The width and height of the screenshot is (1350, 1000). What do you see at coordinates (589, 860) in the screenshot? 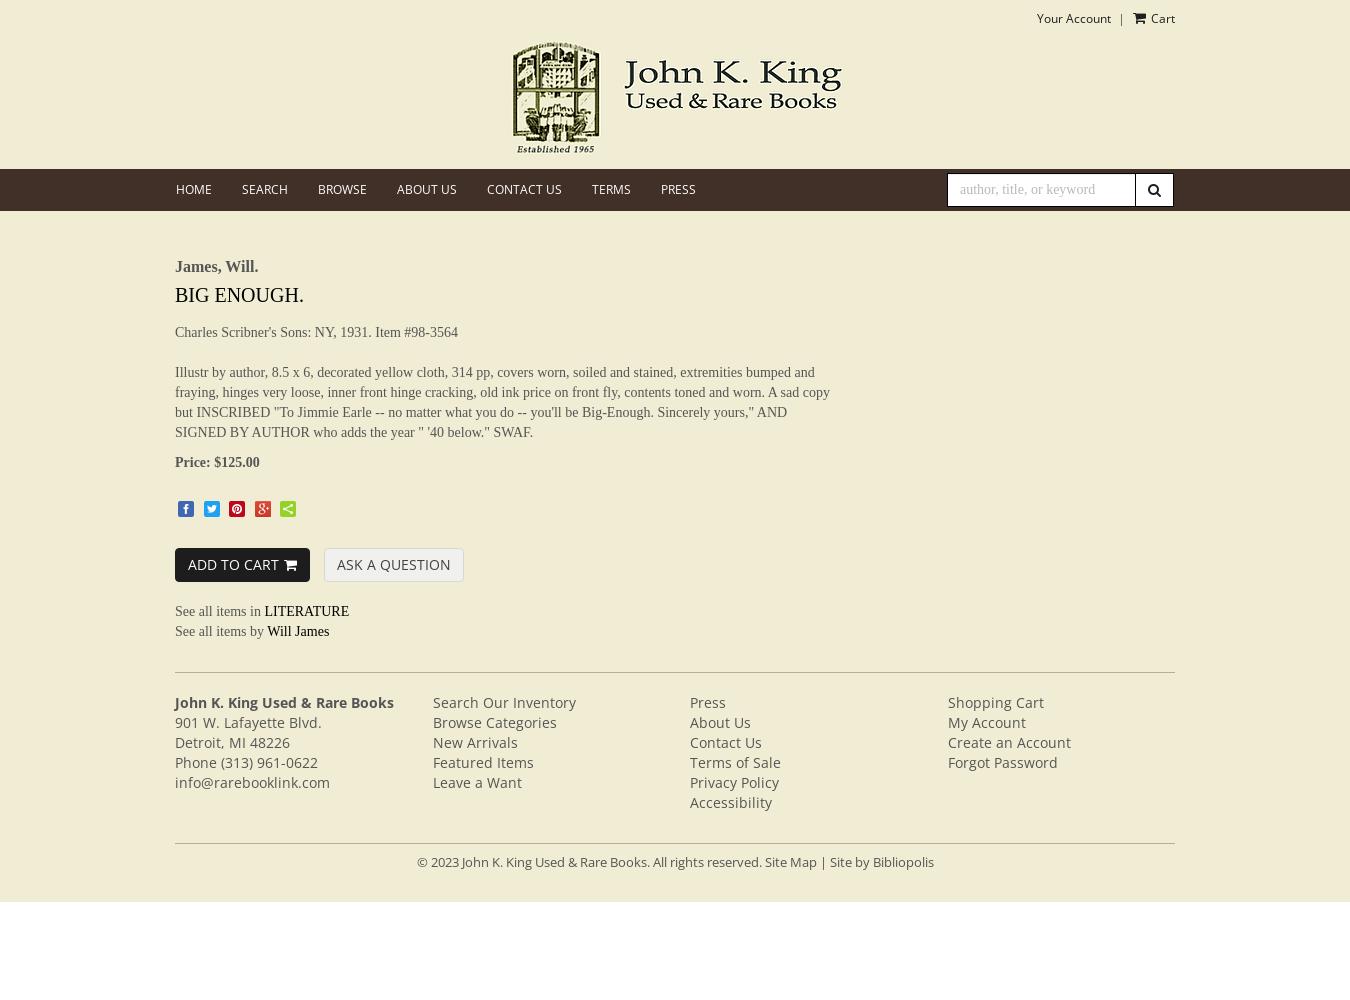
I see `'© 2023 John K. King Used & Rare Books.  All rights reserved.'` at bounding box center [589, 860].